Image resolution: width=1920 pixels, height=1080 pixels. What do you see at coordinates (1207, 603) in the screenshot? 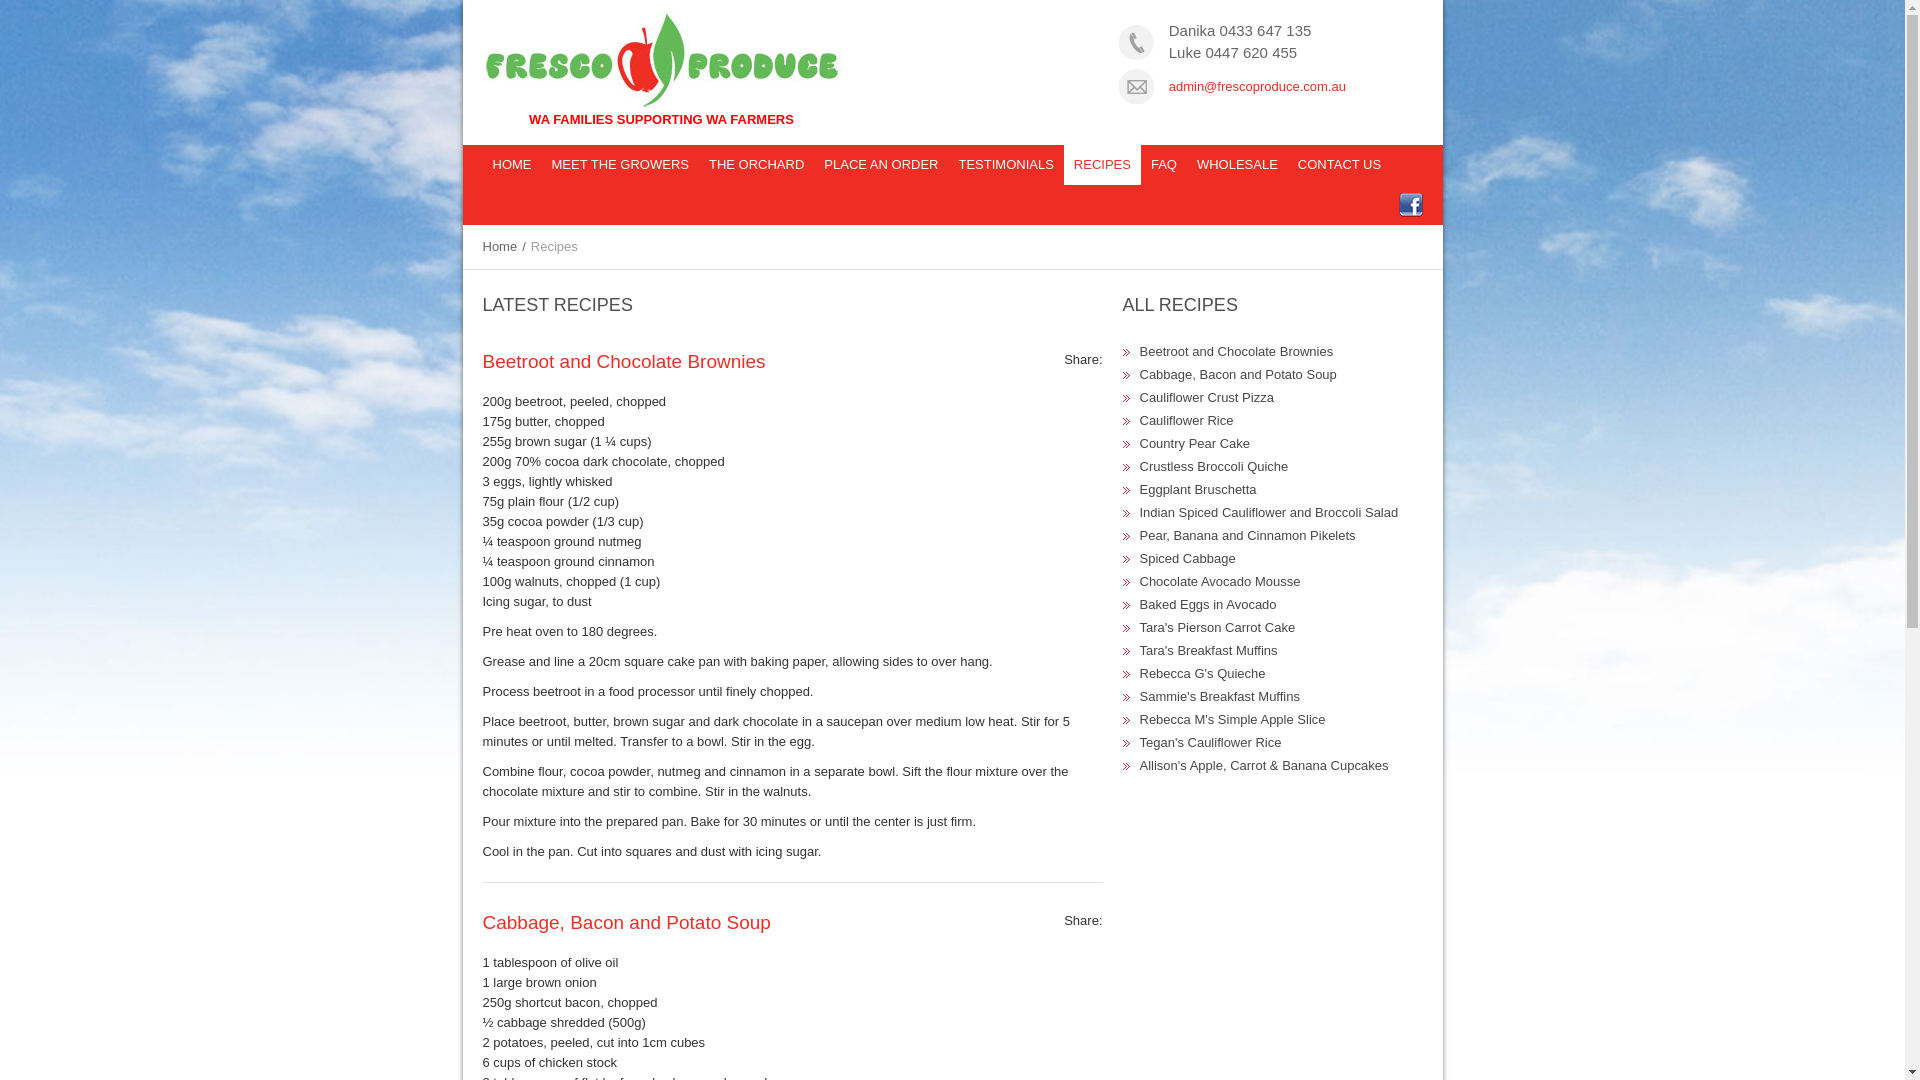
I see `'Baked Eggs in Avocado'` at bounding box center [1207, 603].